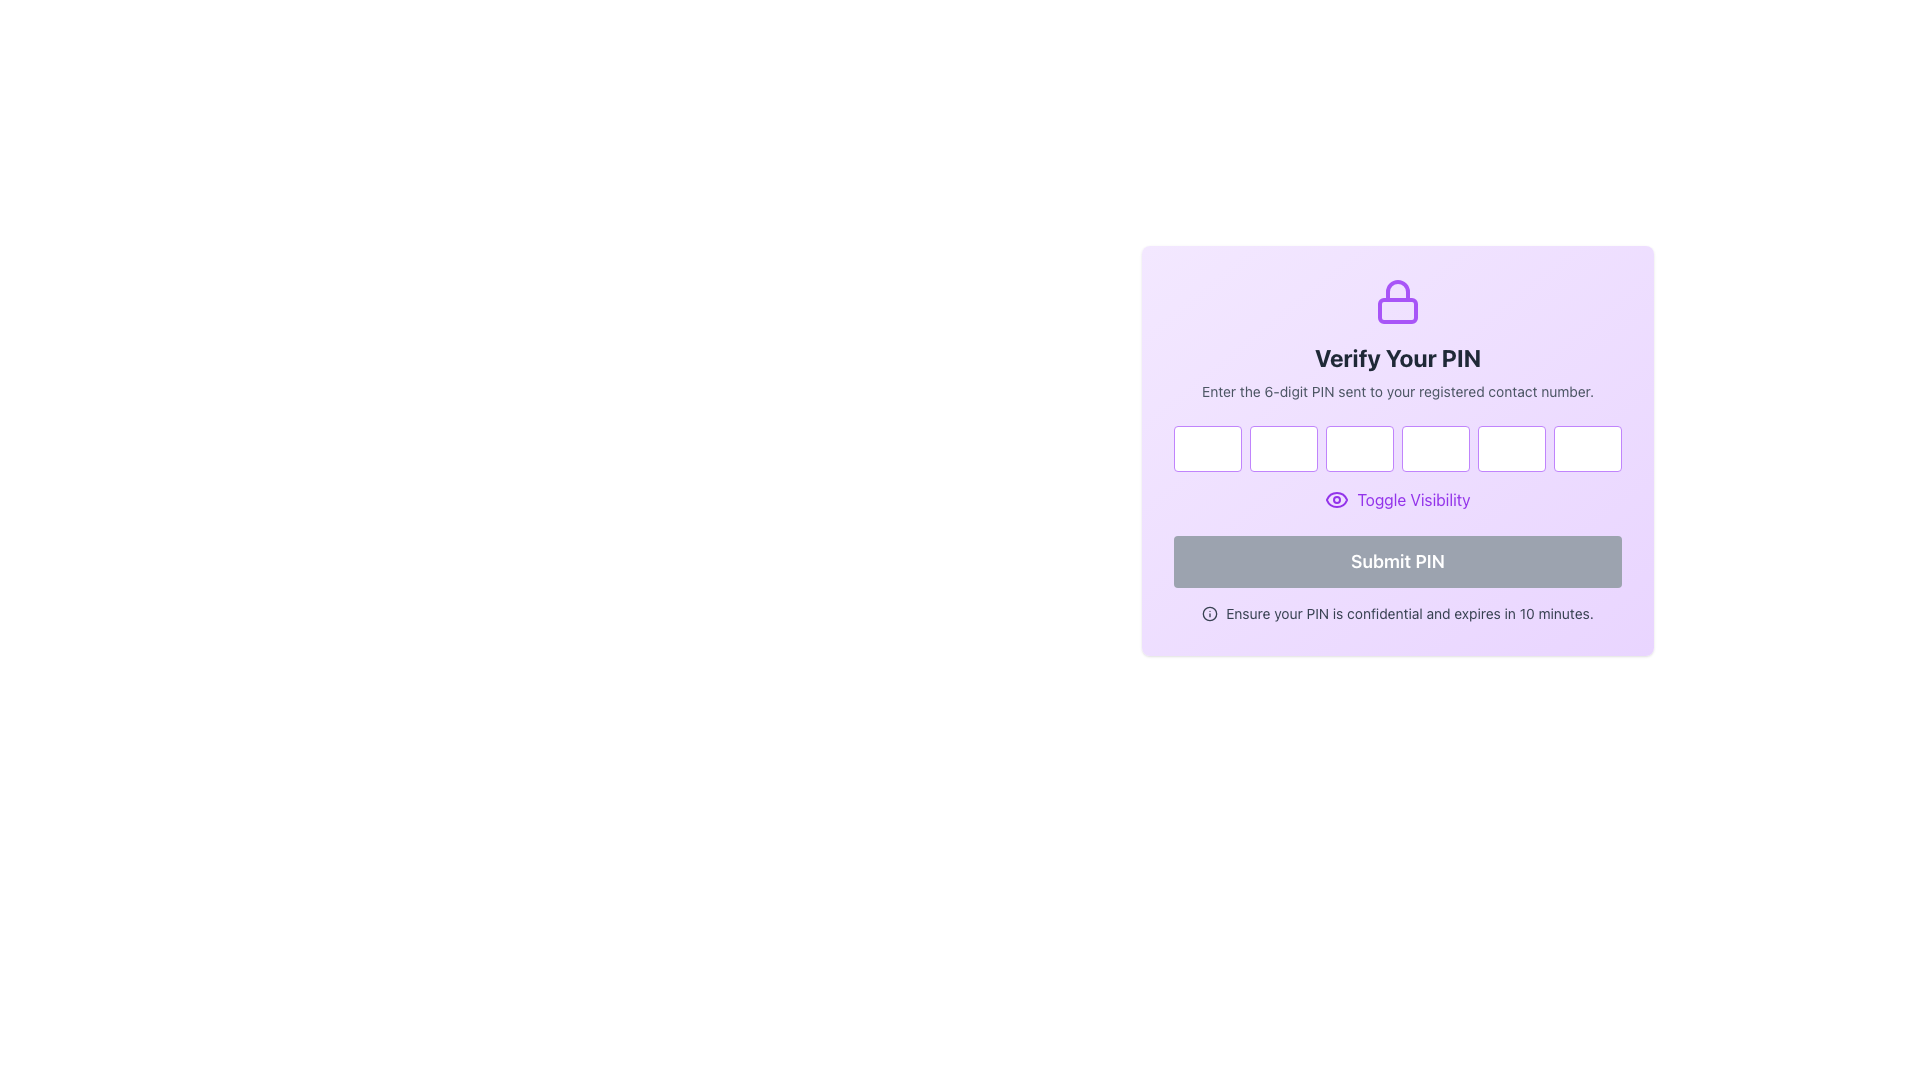 This screenshot has height=1080, width=1920. I want to click on the SVG icon that serves as a visual indicator for informational content, located to the left of the text 'Ensure your PIN is confidential and expires in 10 minutes.', so click(1209, 612).